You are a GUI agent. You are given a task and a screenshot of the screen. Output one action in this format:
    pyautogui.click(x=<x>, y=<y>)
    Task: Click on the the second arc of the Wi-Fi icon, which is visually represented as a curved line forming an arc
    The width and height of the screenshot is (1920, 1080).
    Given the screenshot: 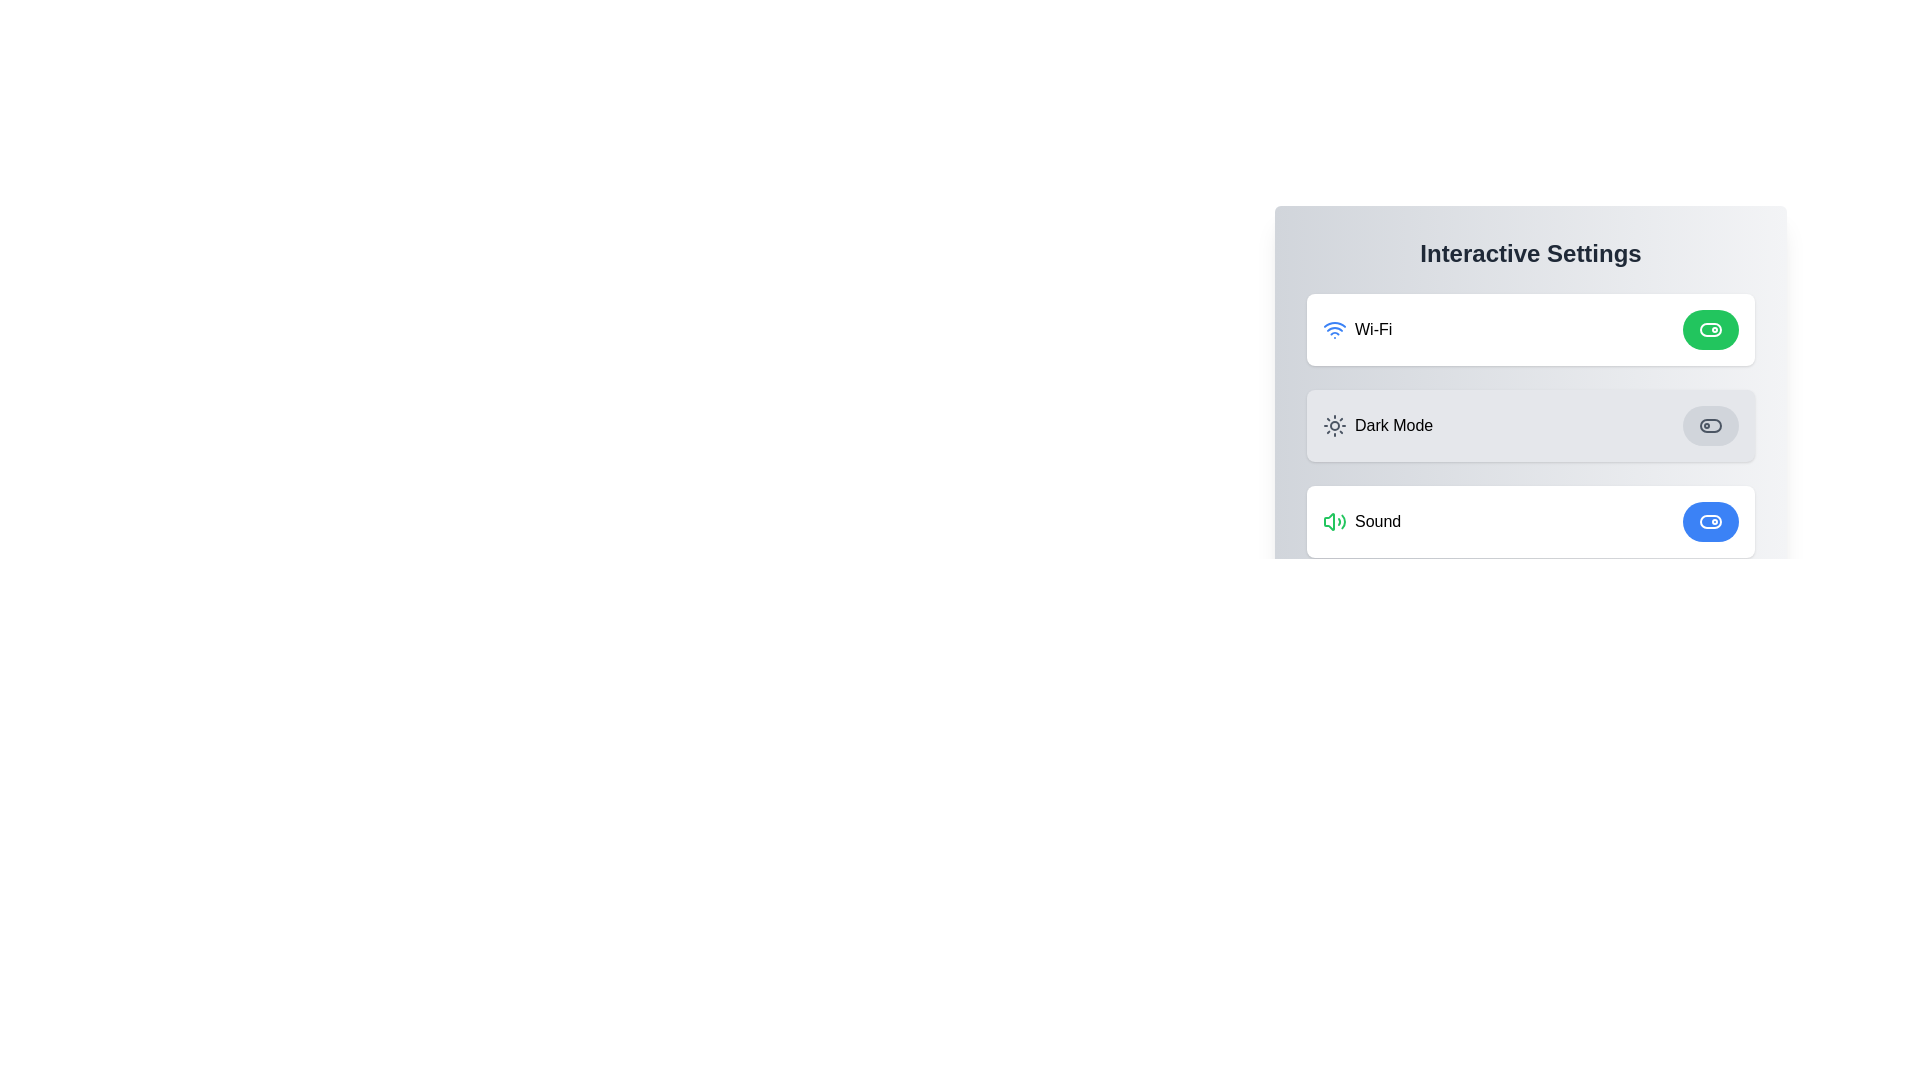 What is the action you would take?
    pyautogui.click(x=1334, y=323)
    